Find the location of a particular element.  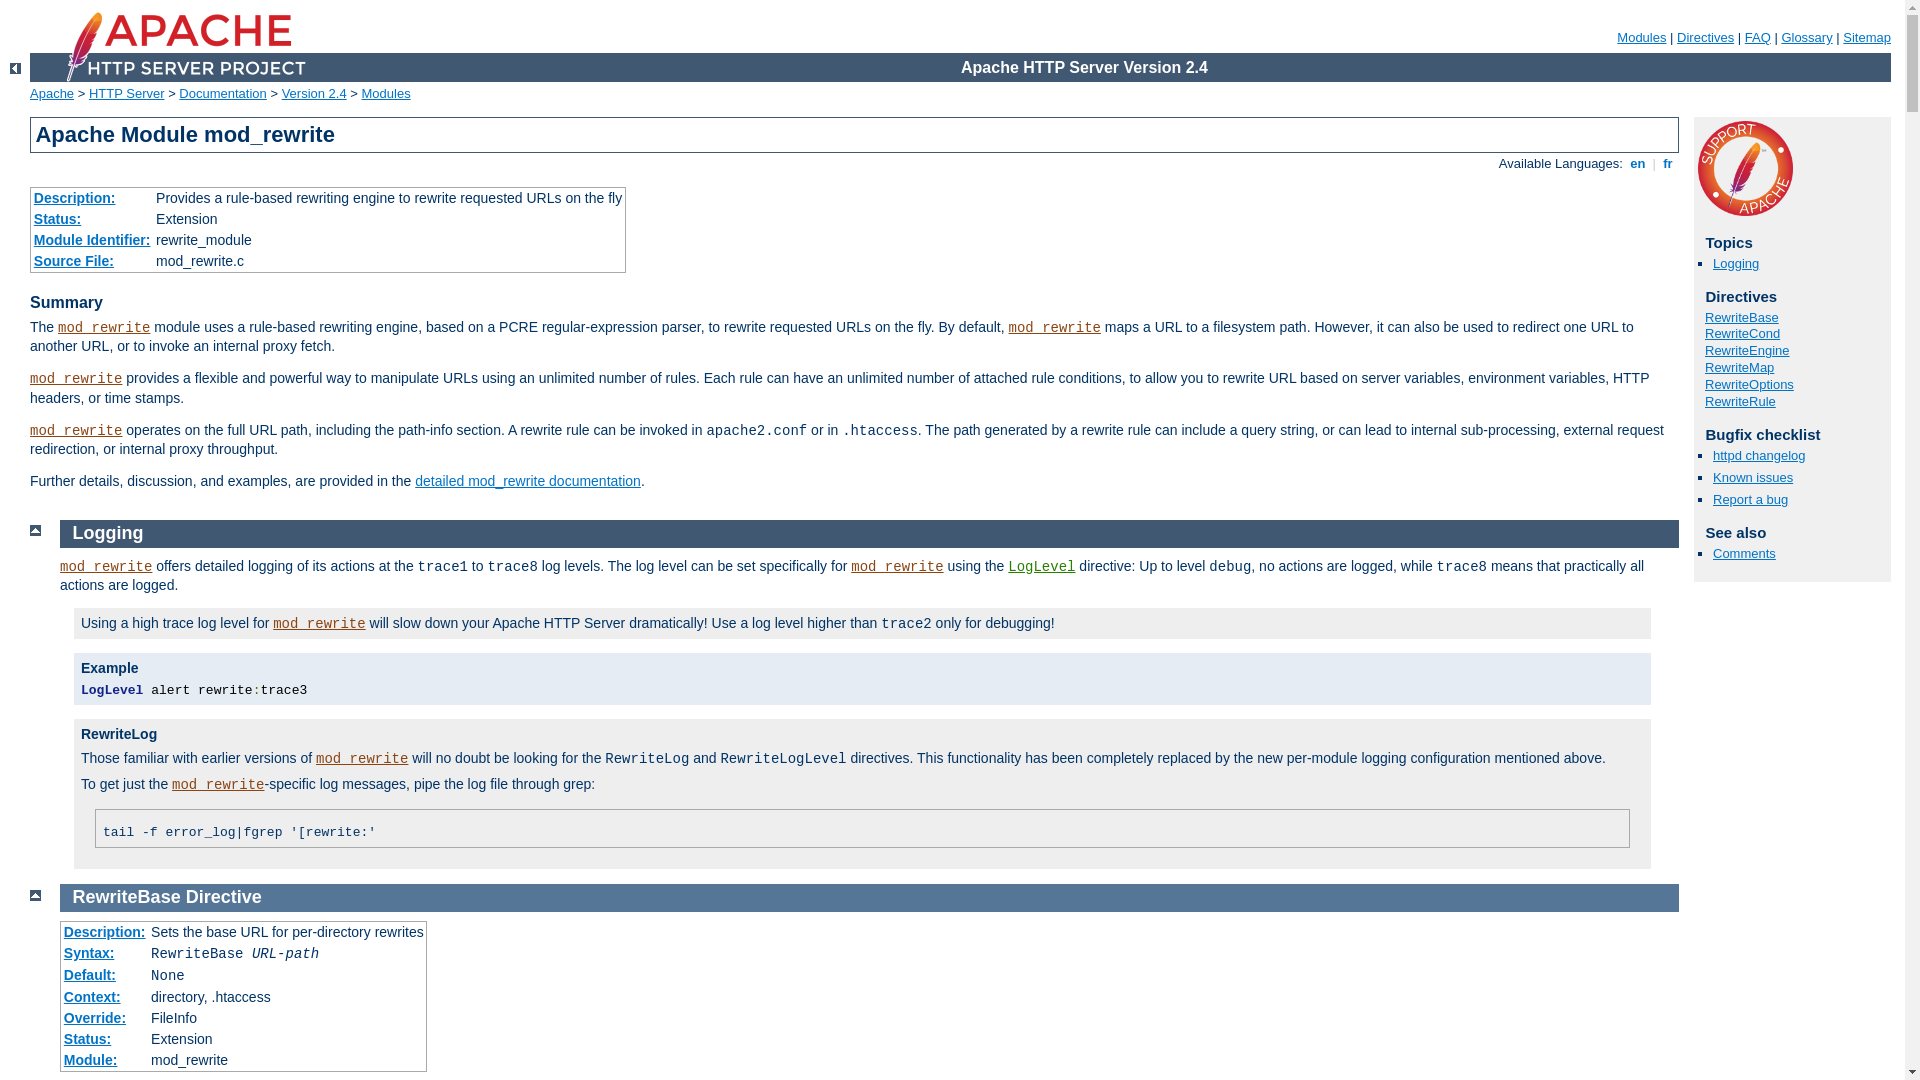

'Logging' is located at coordinates (1712, 262).